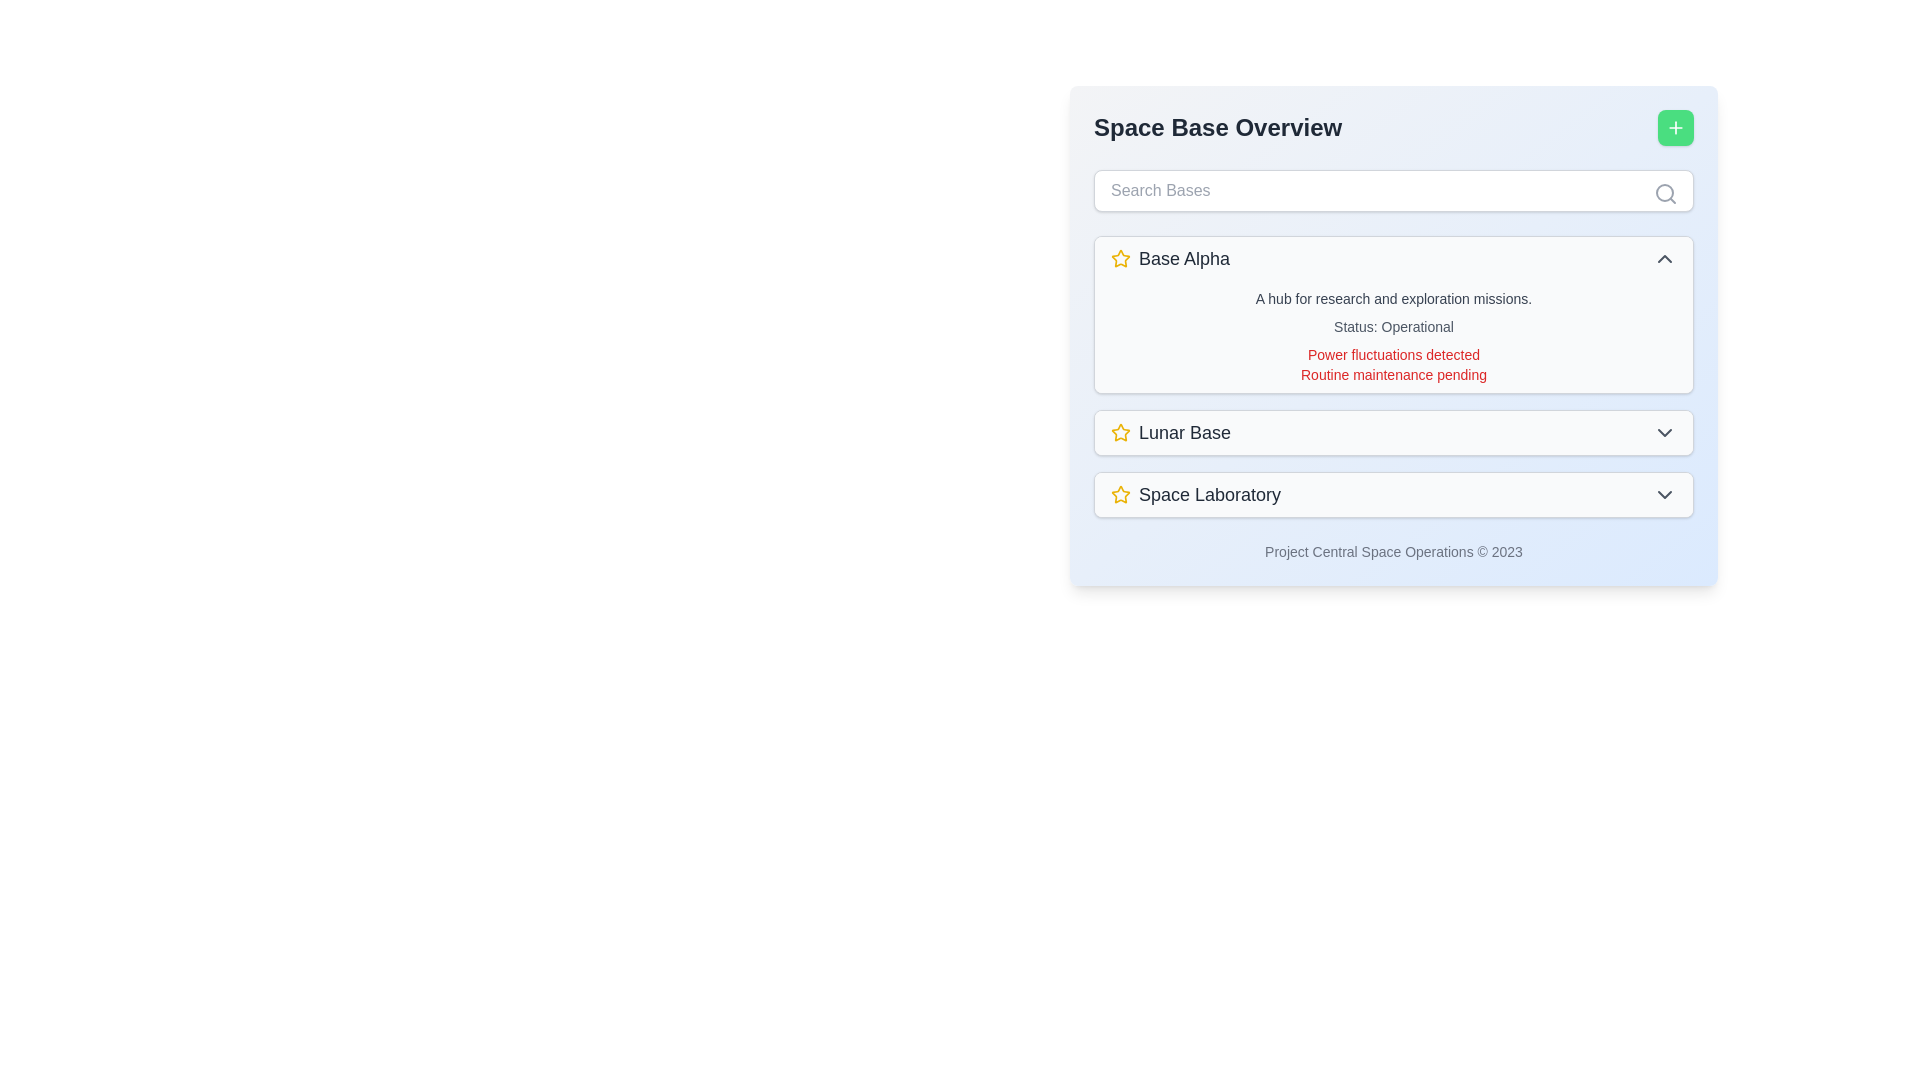 The image size is (1920, 1080). Describe the element at coordinates (1170, 257) in the screenshot. I see `the 'Base Alpha' text label` at that location.